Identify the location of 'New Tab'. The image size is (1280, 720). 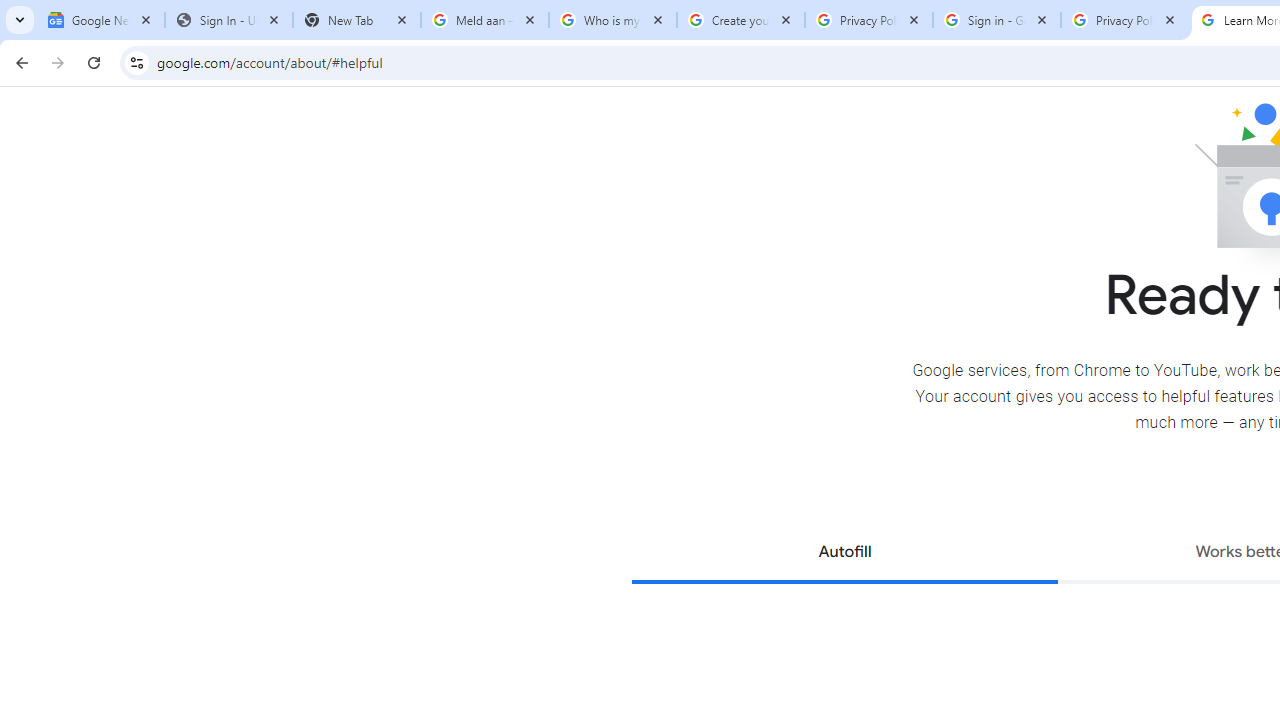
(357, 20).